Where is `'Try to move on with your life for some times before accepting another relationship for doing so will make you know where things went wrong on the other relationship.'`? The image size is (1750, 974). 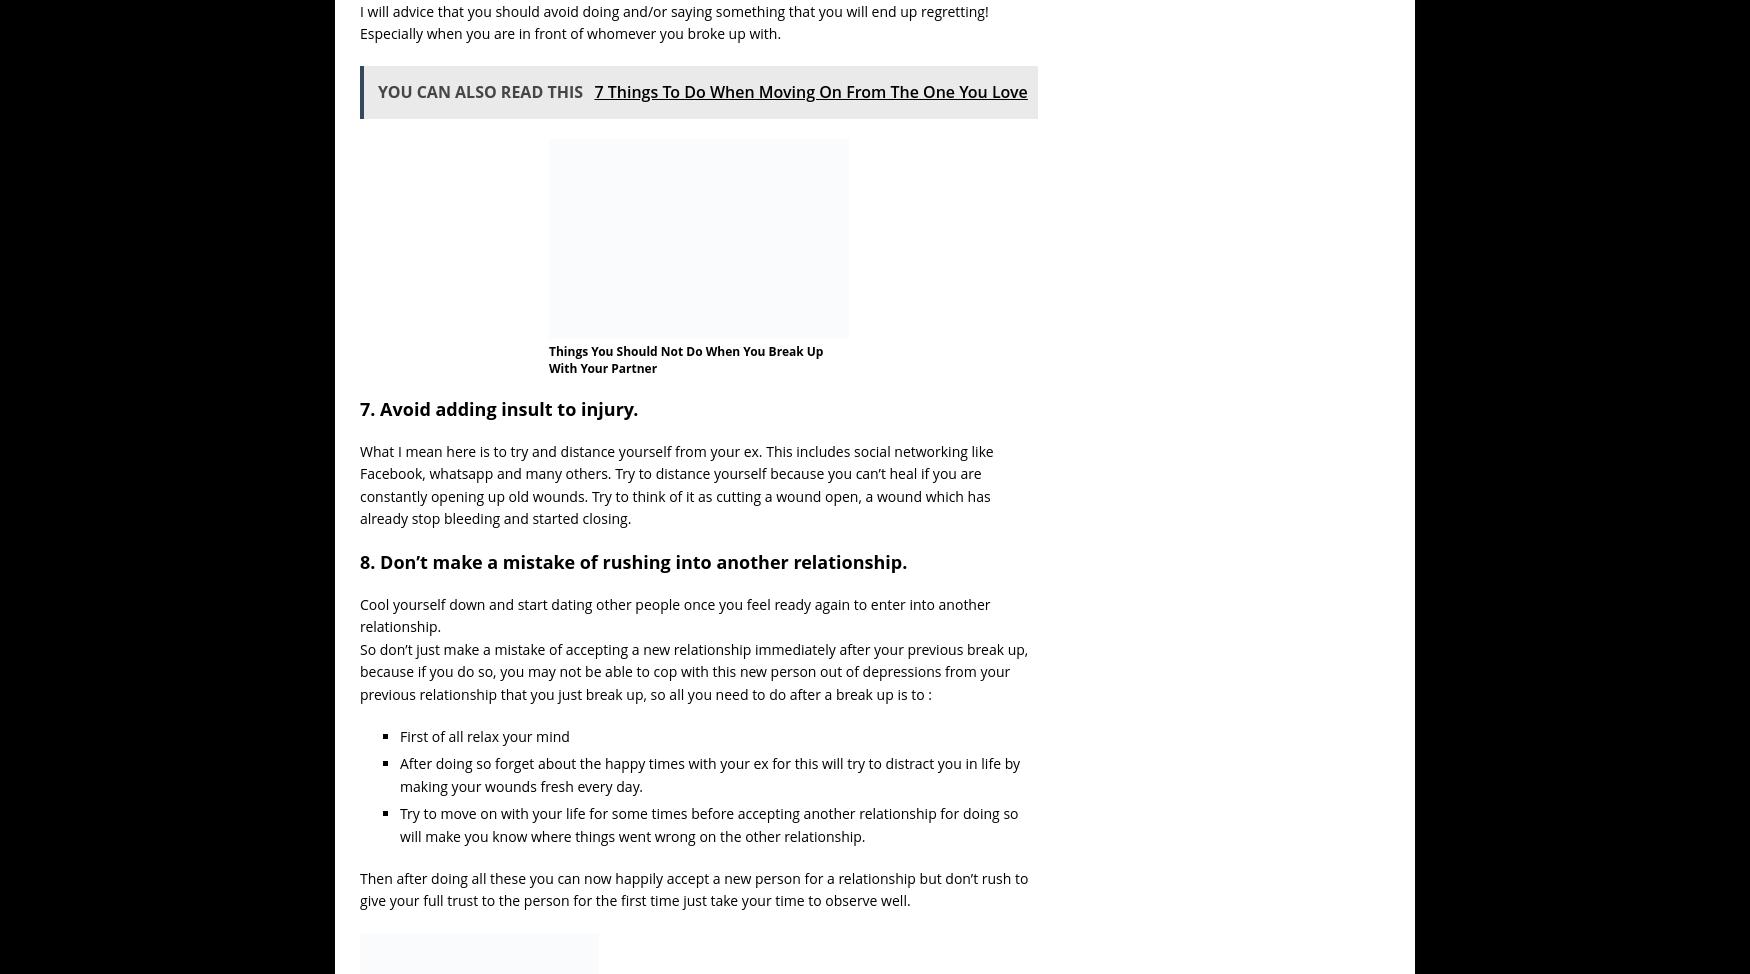
'Try to move on with your life for some times before accepting another relationship for doing so will make you know where things went wrong on the other relationship.' is located at coordinates (708, 824).